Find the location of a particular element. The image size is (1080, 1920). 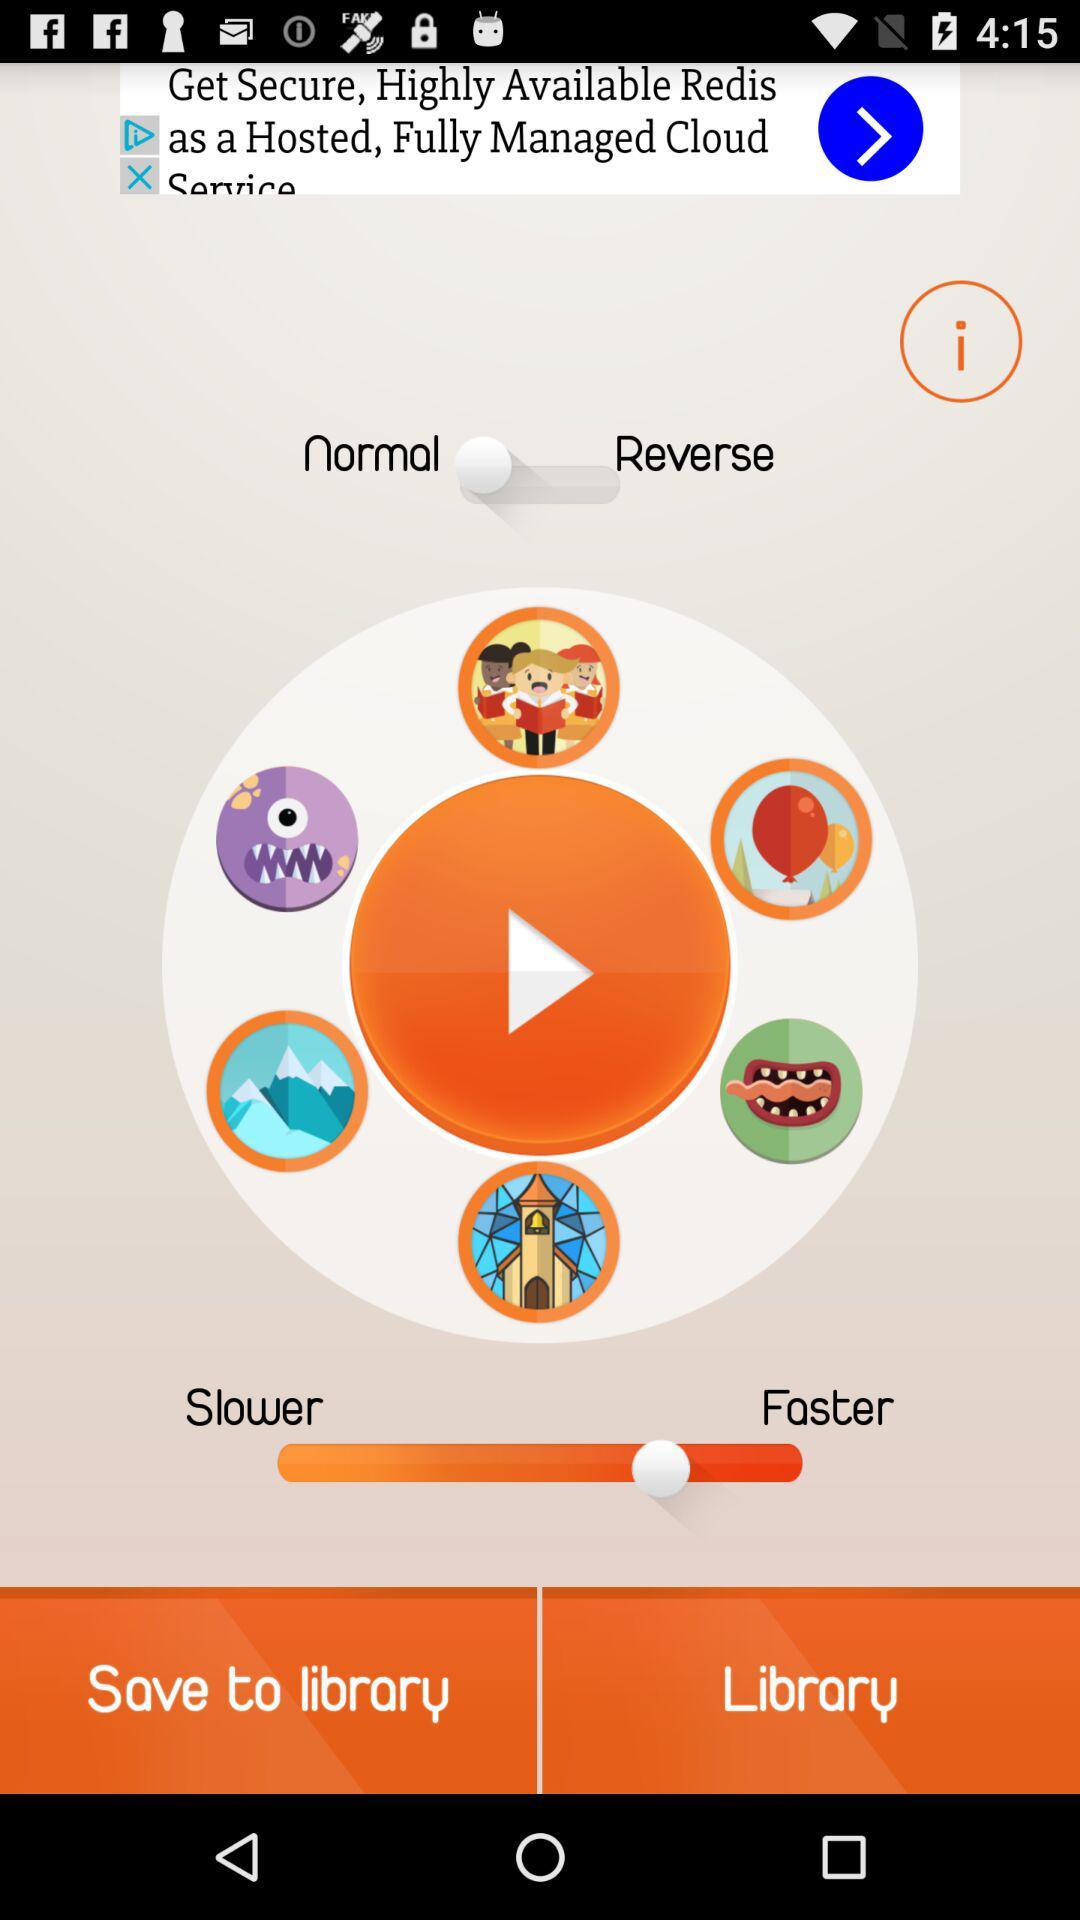

the house symbol is located at coordinates (538, 1241).